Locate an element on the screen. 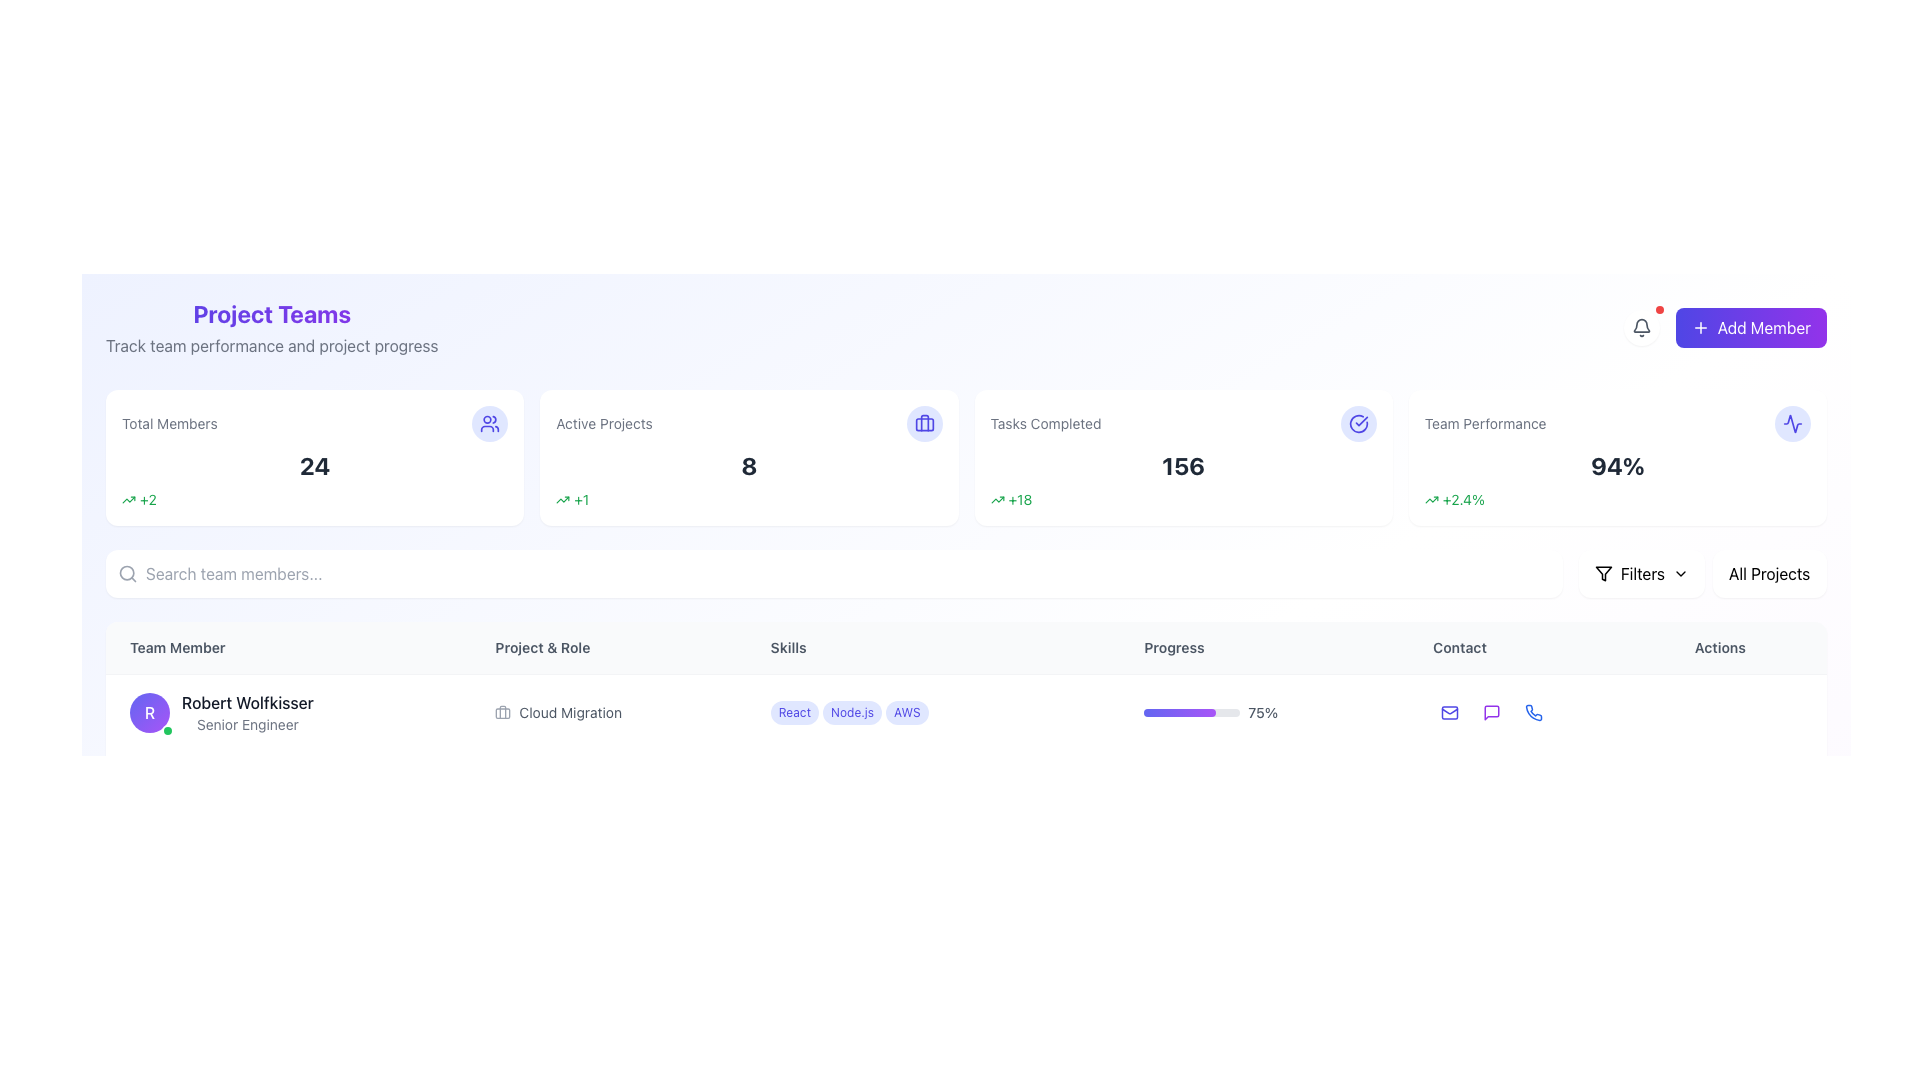 This screenshot has height=1080, width=1920. the appearance of the icon located in the upper-right corner of the 'Team Performance' card is located at coordinates (1793, 423).